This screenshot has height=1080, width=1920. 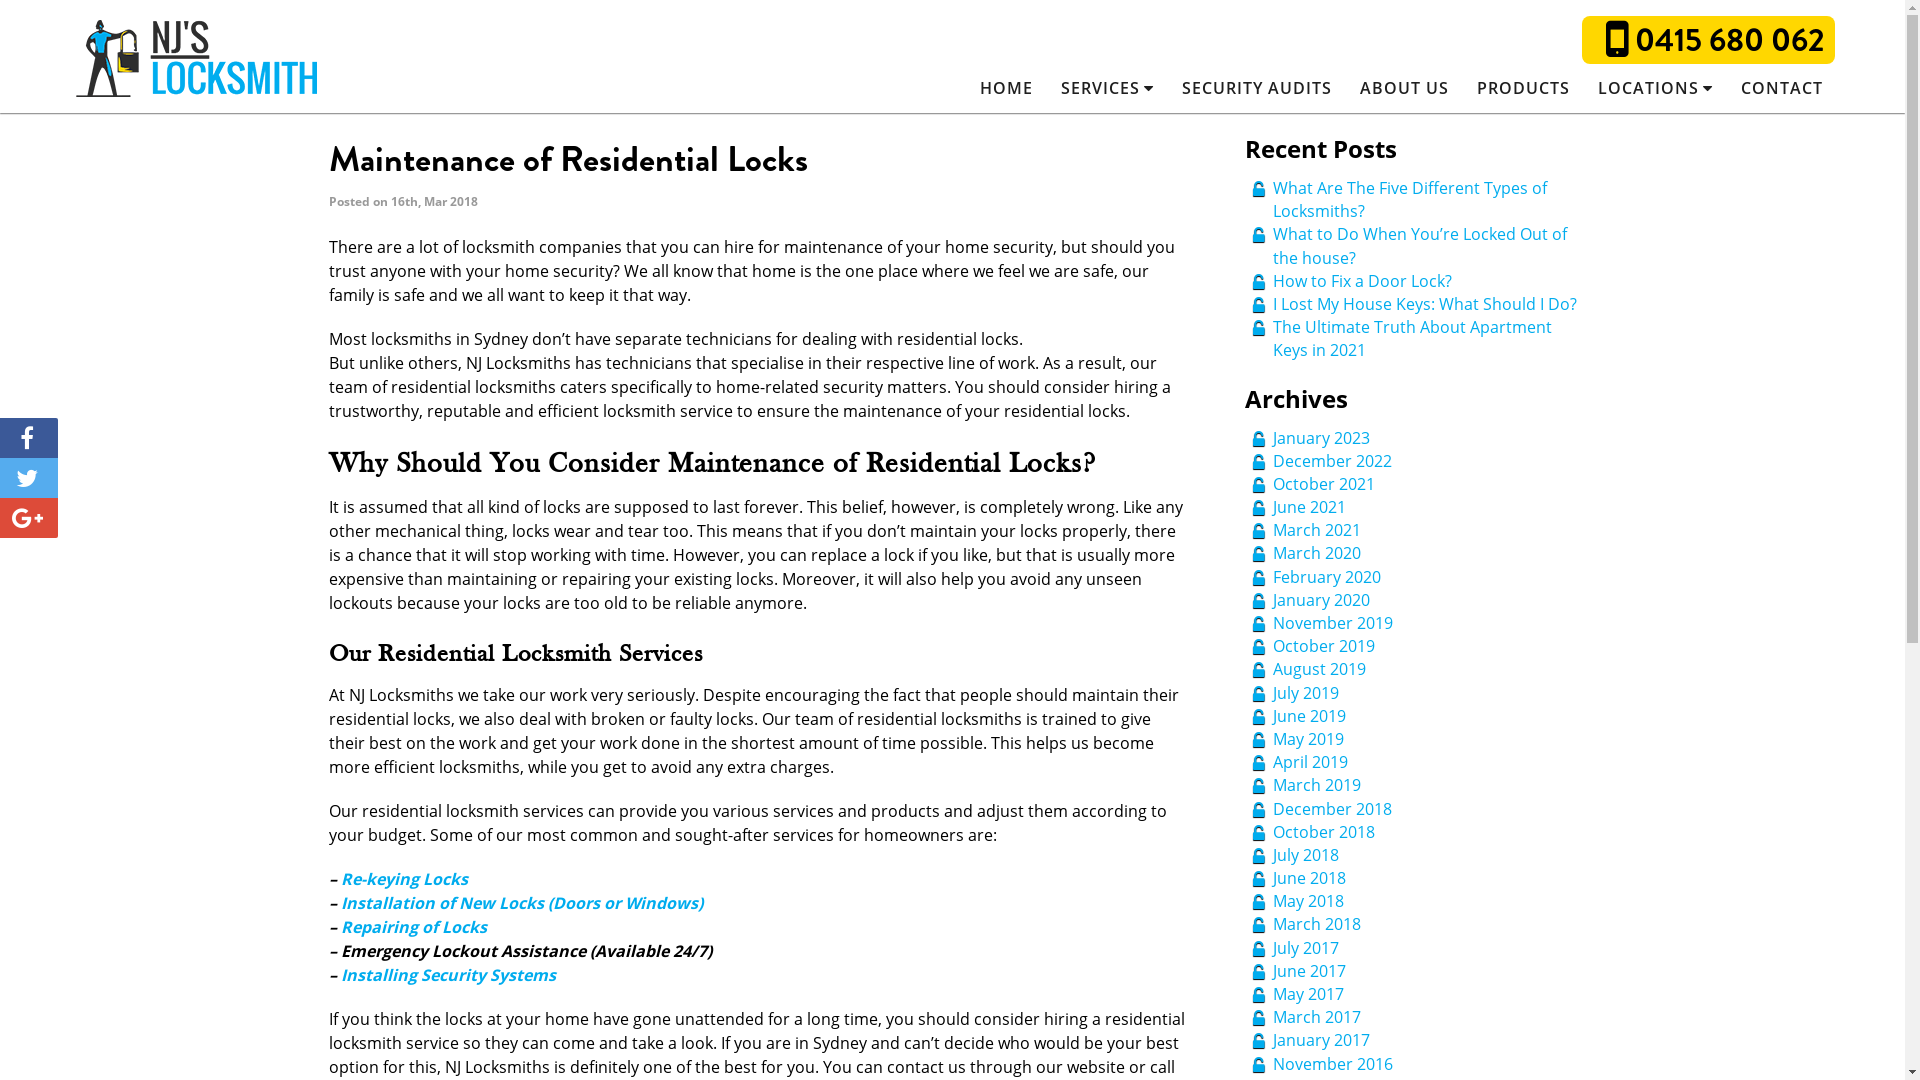 What do you see at coordinates (1410, 337) in the screenshot?
I see `'The Ultimate Truth About Apartment Keys in 2021'` at bounding box center [1410, 337].